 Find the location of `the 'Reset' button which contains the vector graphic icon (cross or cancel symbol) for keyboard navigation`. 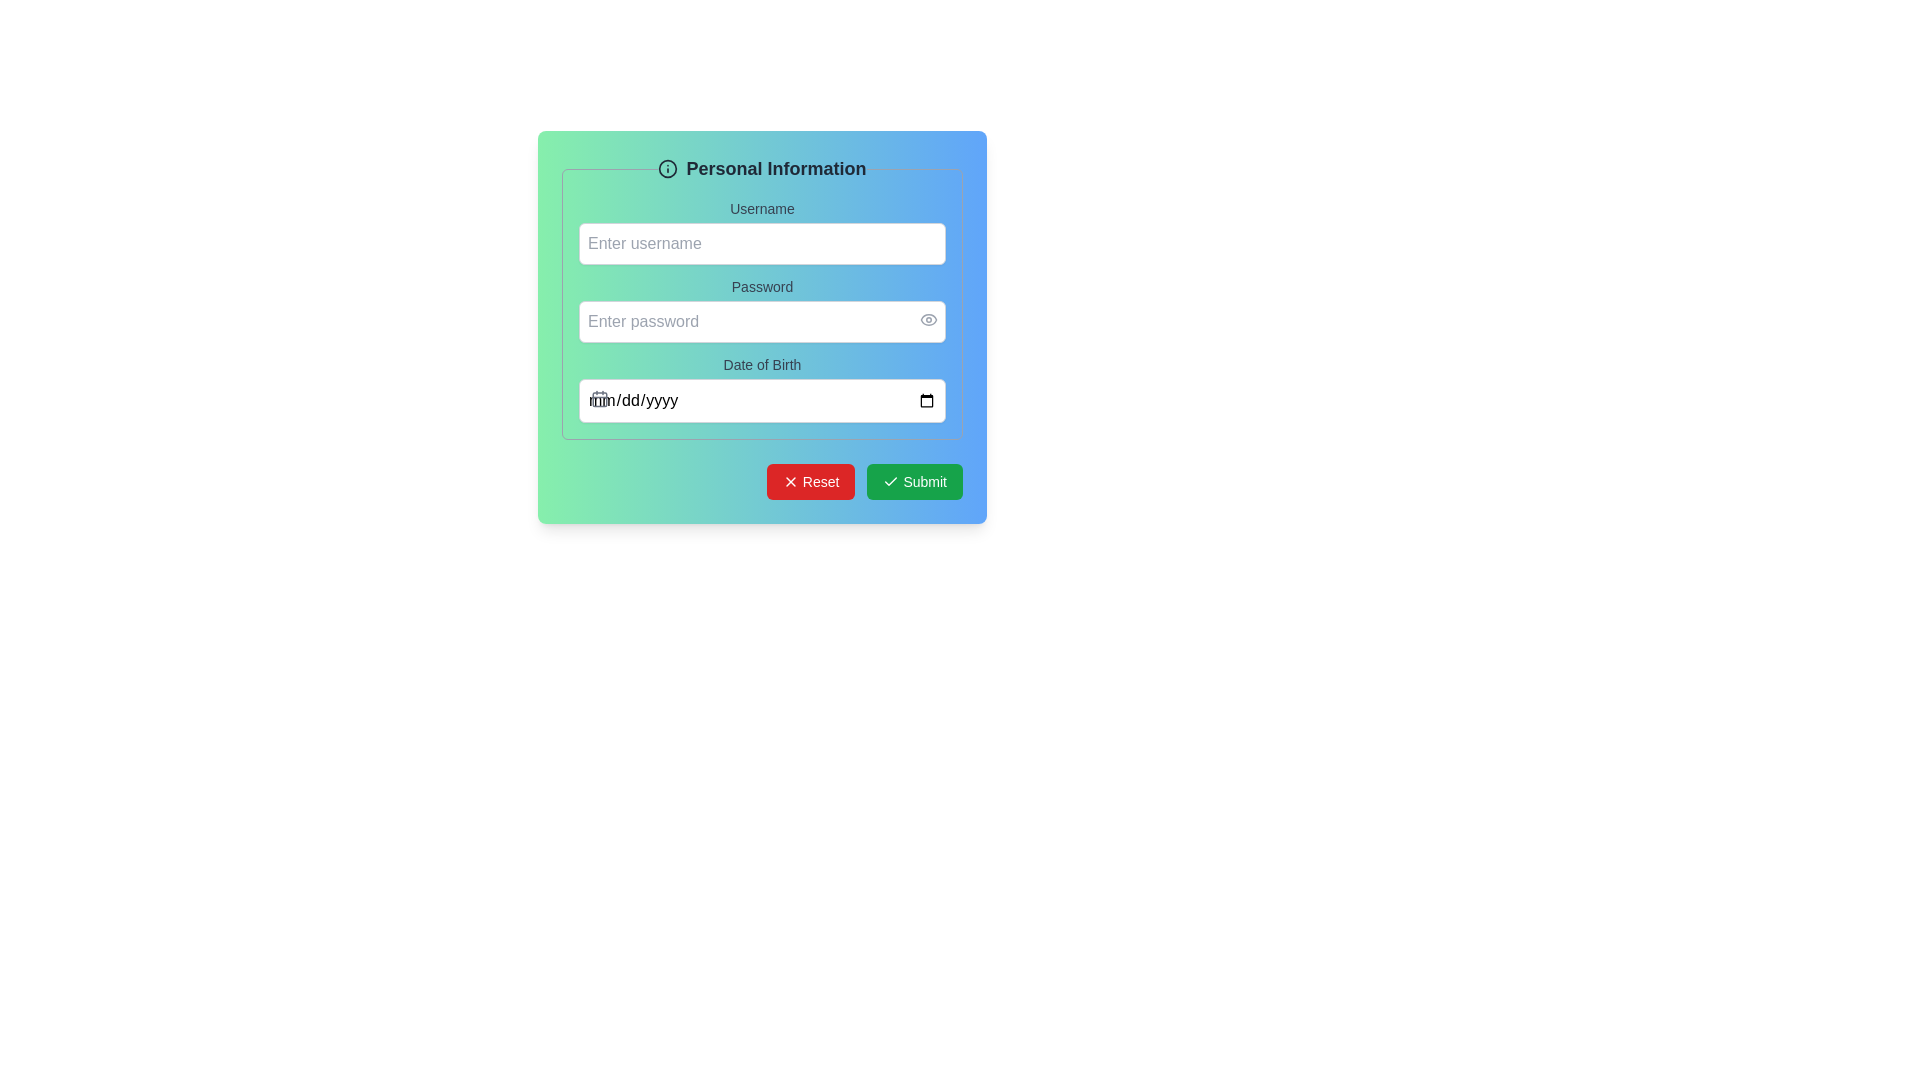

the 'Reset' button which contains the vector graphic icon (cross or cancel symbol) for keyboard navigation is located at coordinates (789, 482).